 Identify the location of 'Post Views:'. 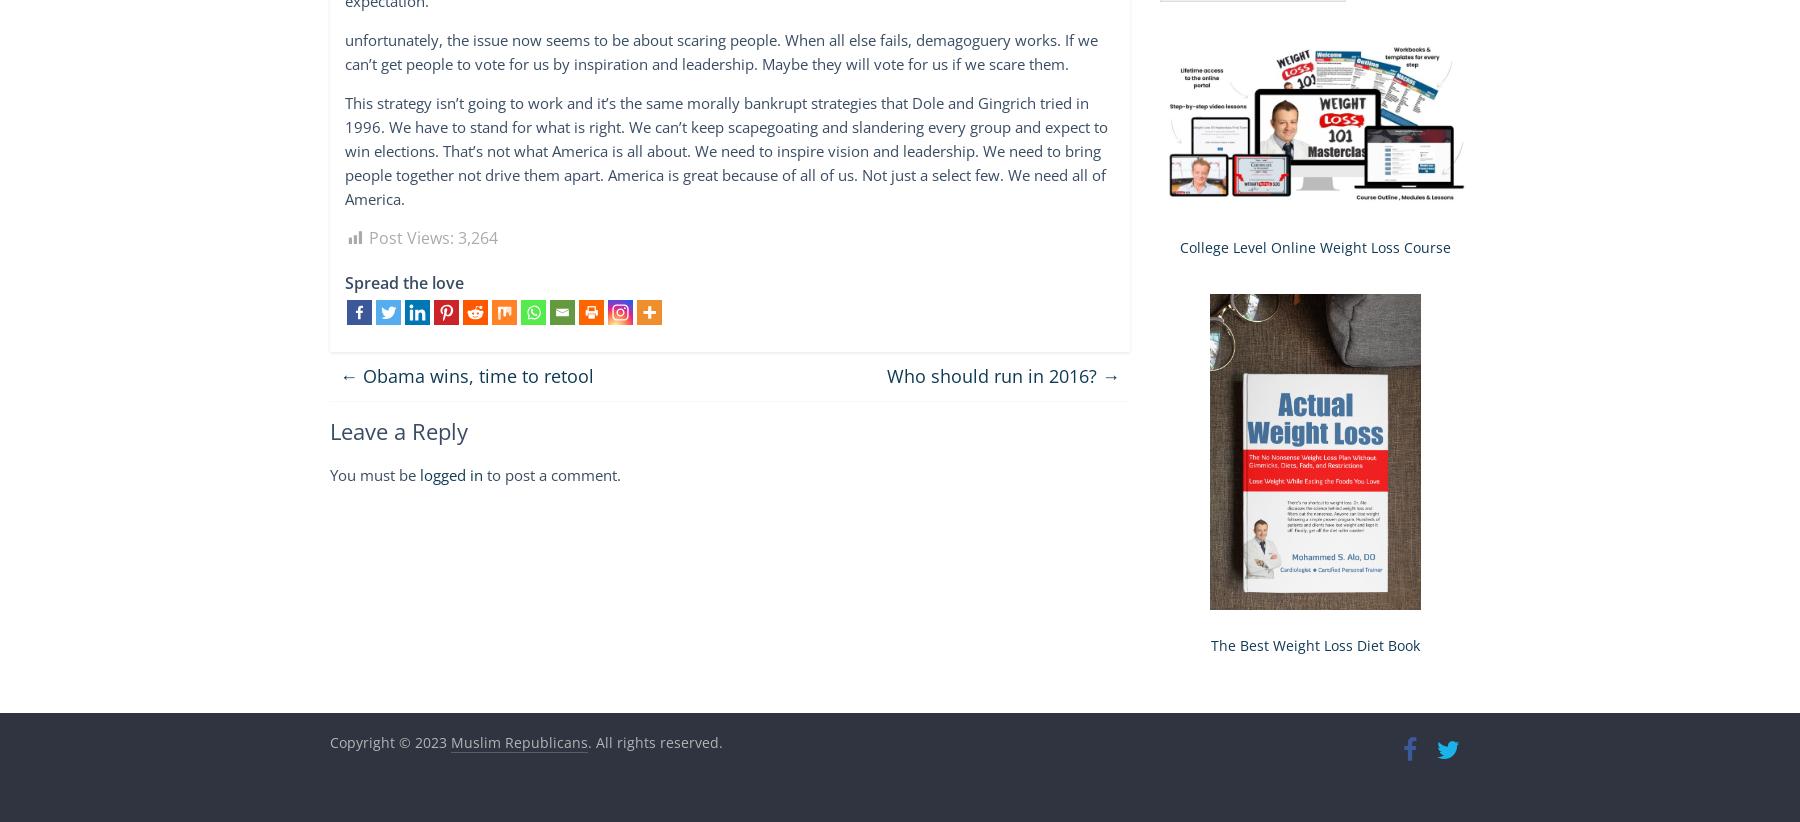
(411, 236).